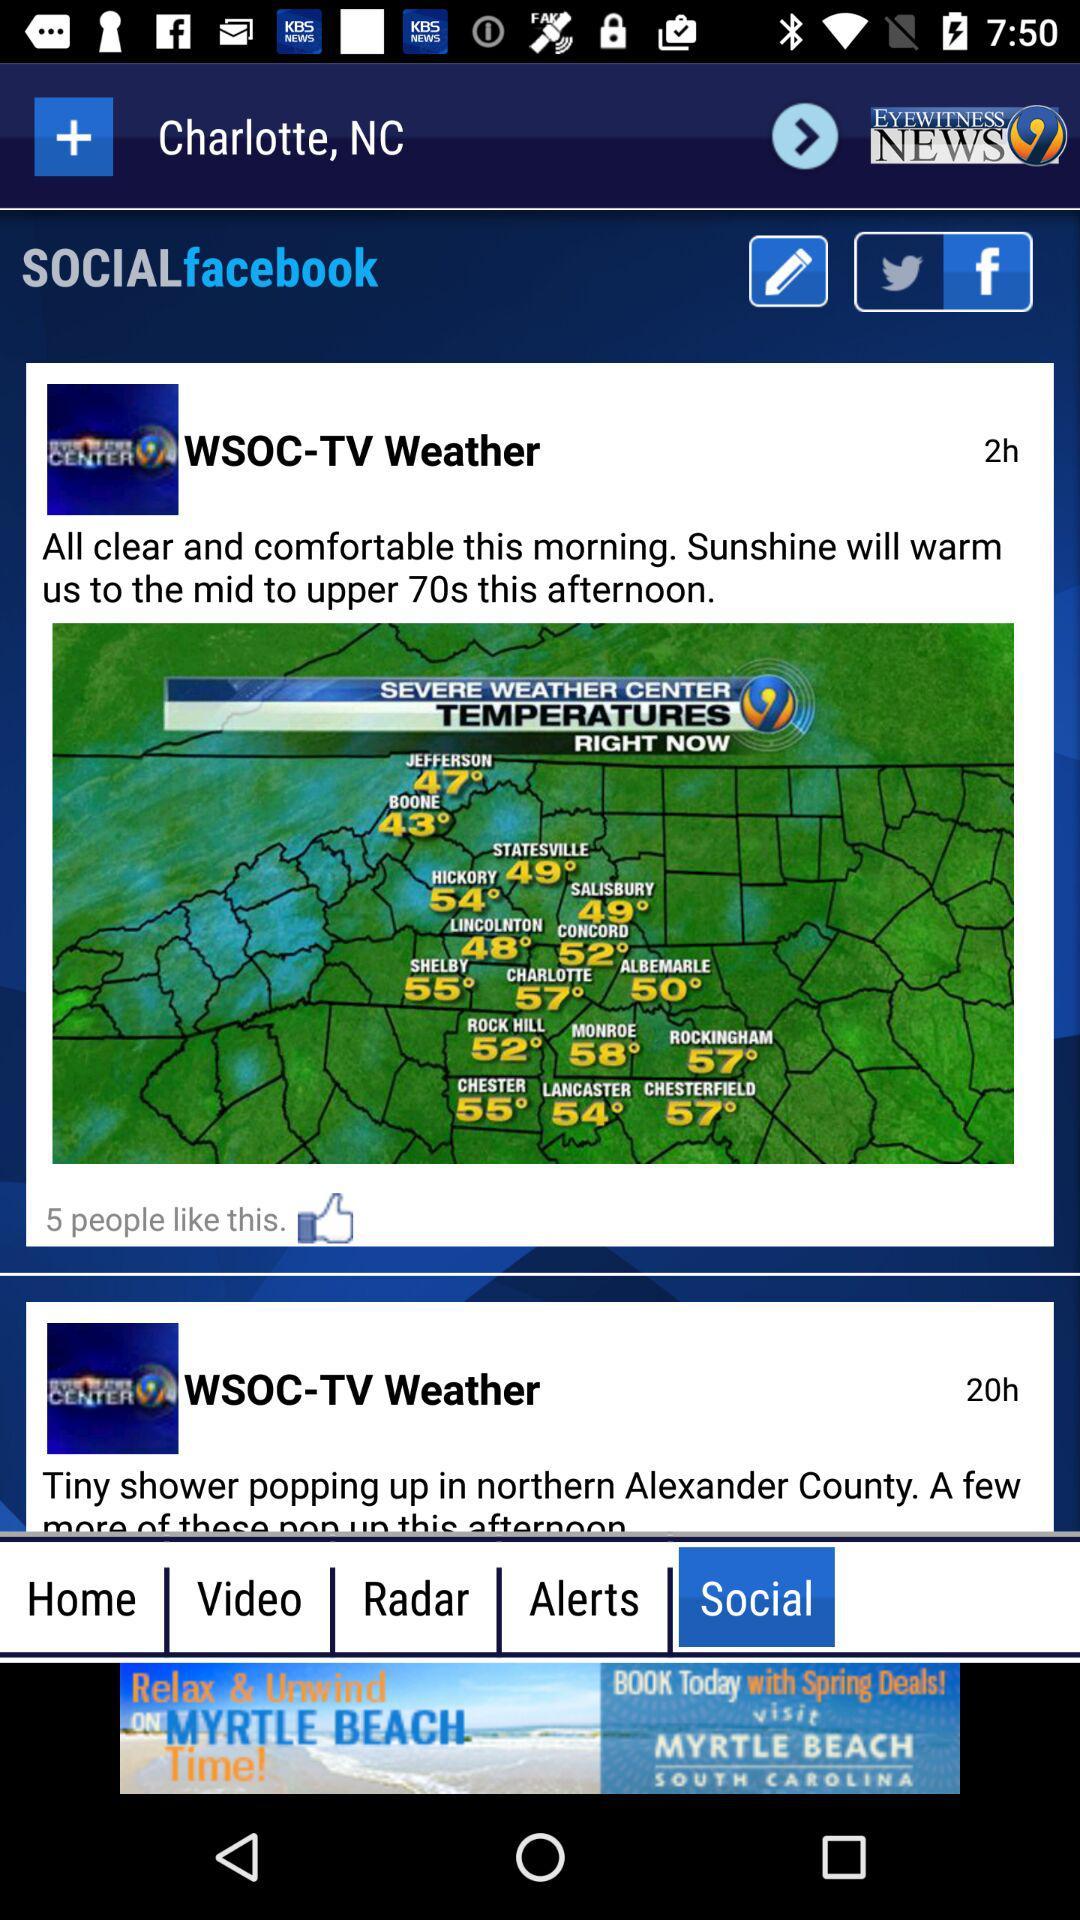  Describe the element at coordinates (787, 270) in the screenshot. I see `write a post` at that location.